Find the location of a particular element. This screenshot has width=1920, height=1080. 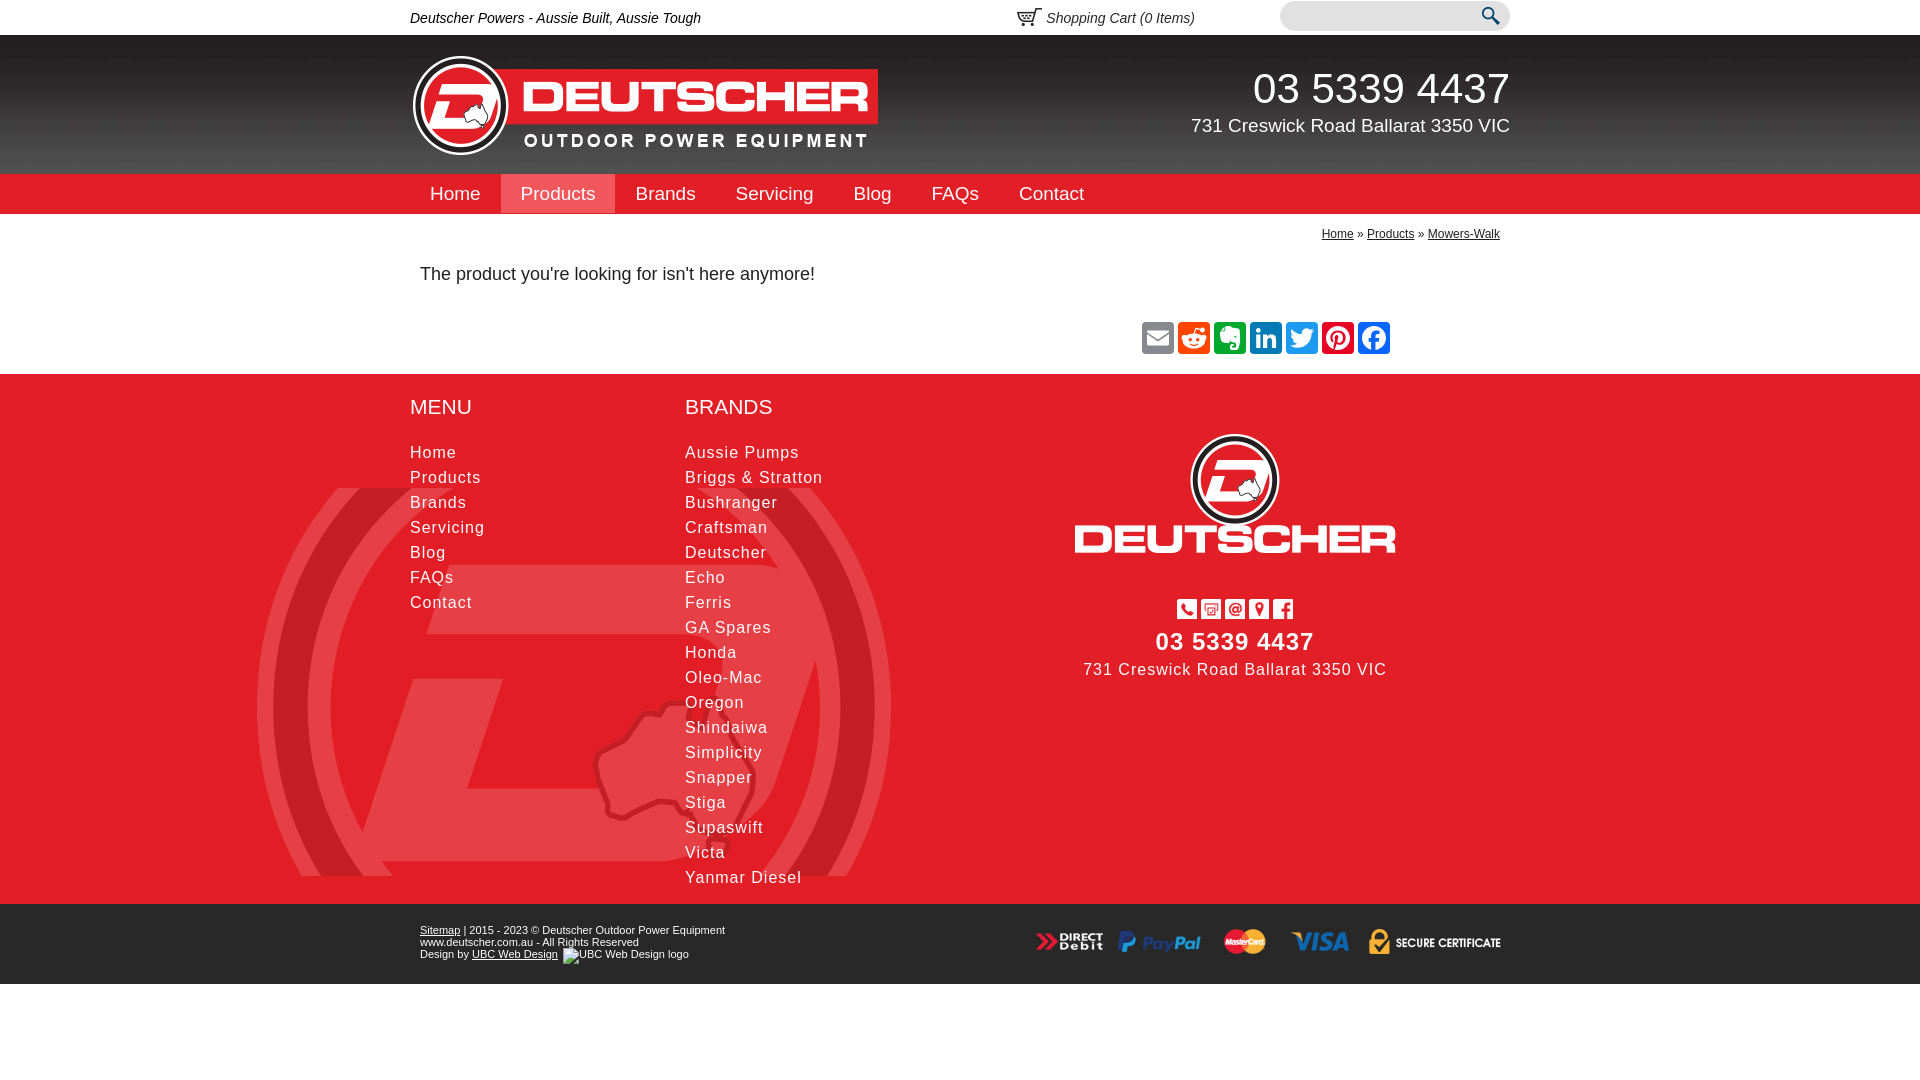

'Bushranger' is located at coordinates (730, 501).